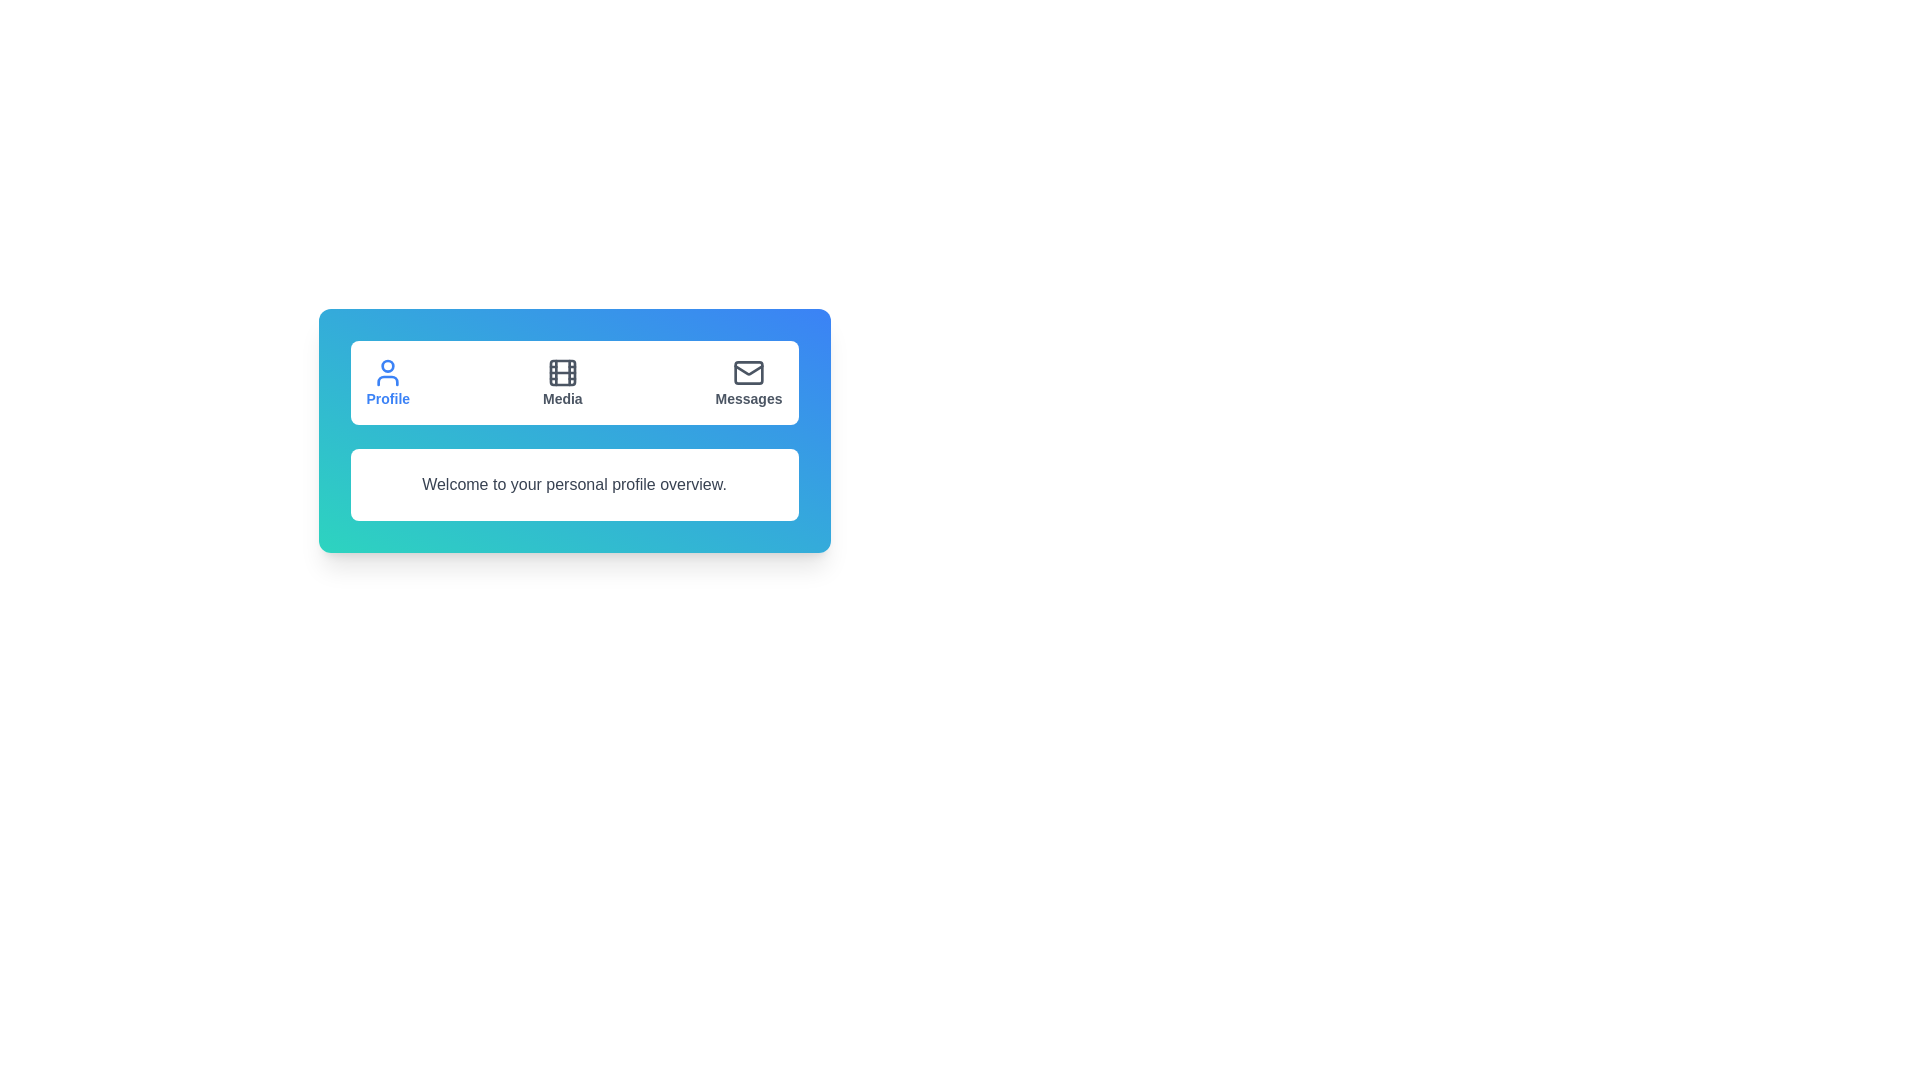 The image size is (1920, 1080). Describe the element at coordinates (388, 382) in the screenshot. I see `the Profile tab by clicking on it` at that location.